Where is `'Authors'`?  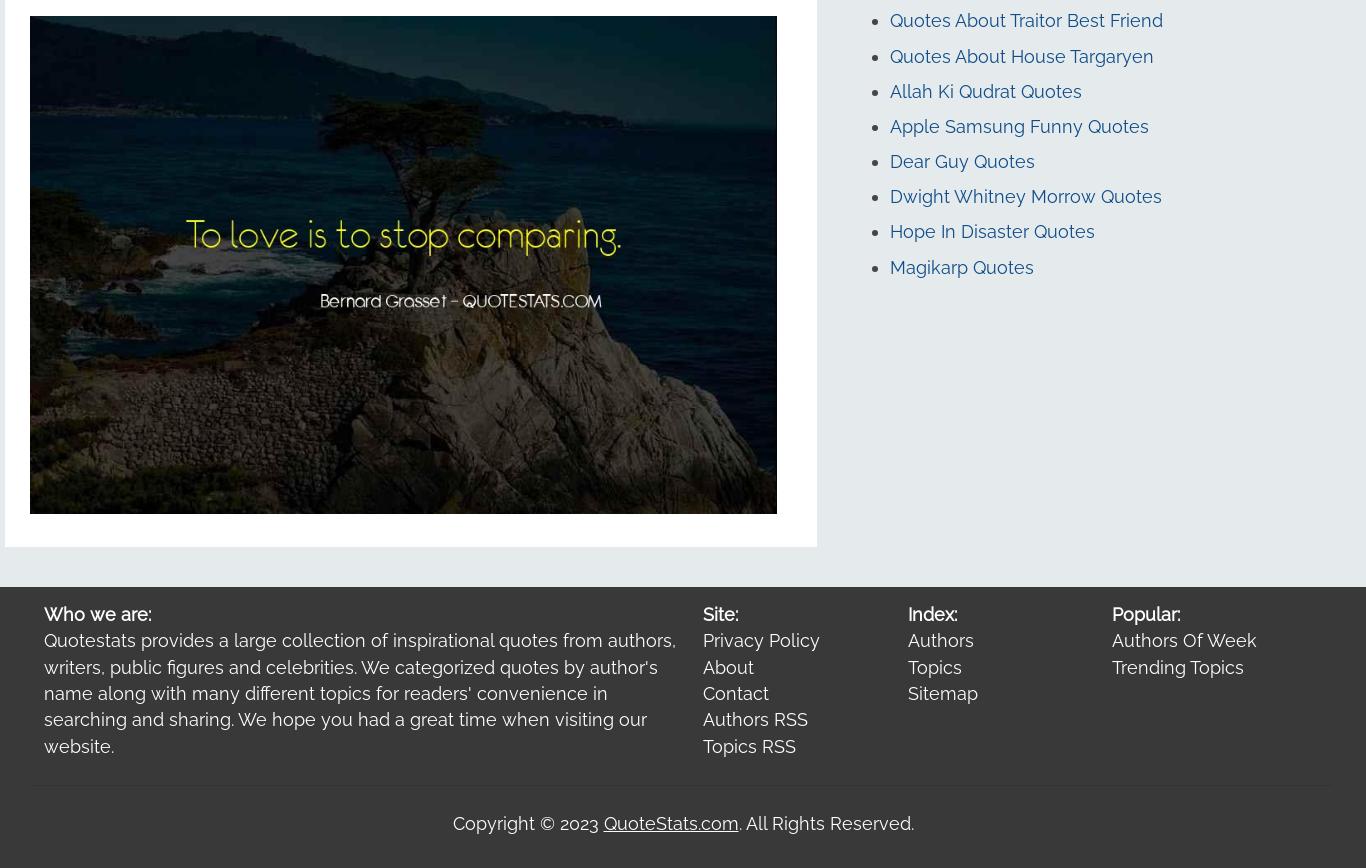
'Authors' is located at coordinates (939, 640).